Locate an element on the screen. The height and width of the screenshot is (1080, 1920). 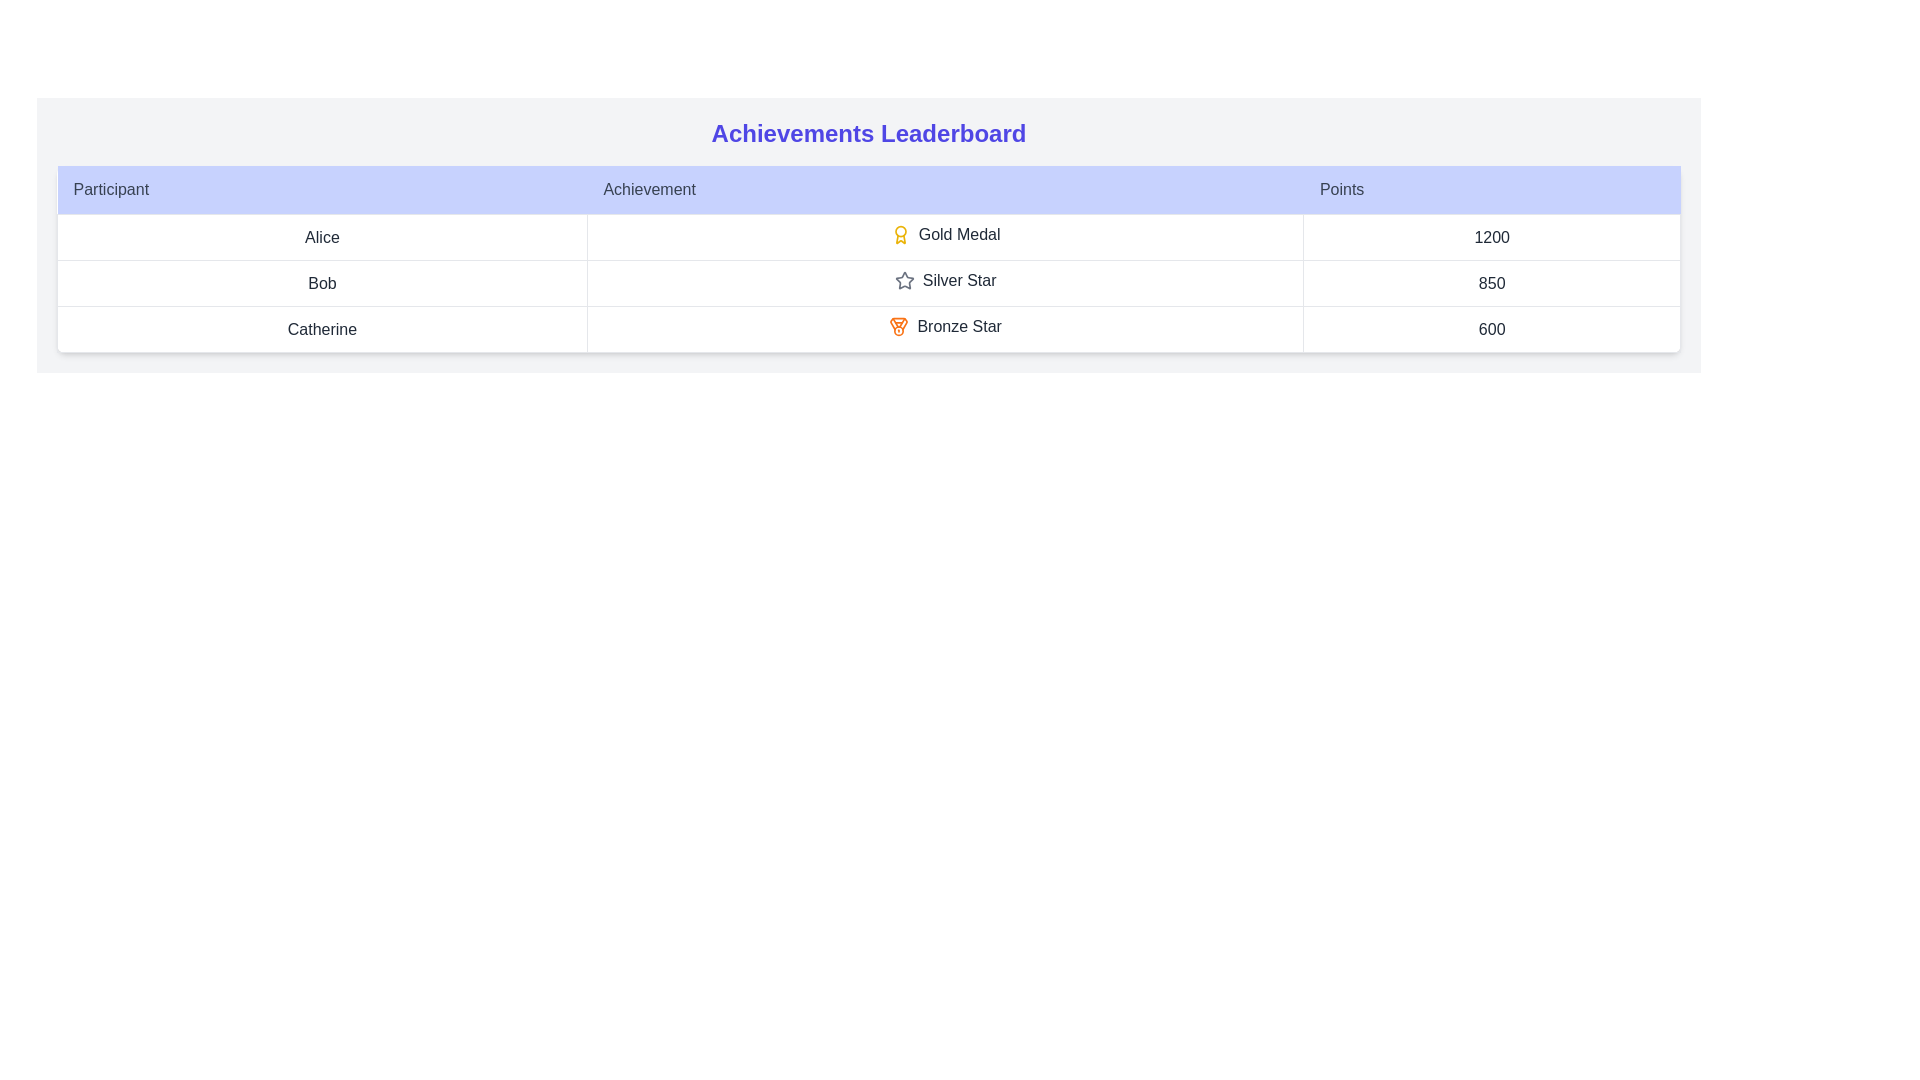
SVG-based star icon located in the 'Achievement' column of the leaderboard table, corresponding to the second row labeled 'Bob' is located at coordinates (903, 280).